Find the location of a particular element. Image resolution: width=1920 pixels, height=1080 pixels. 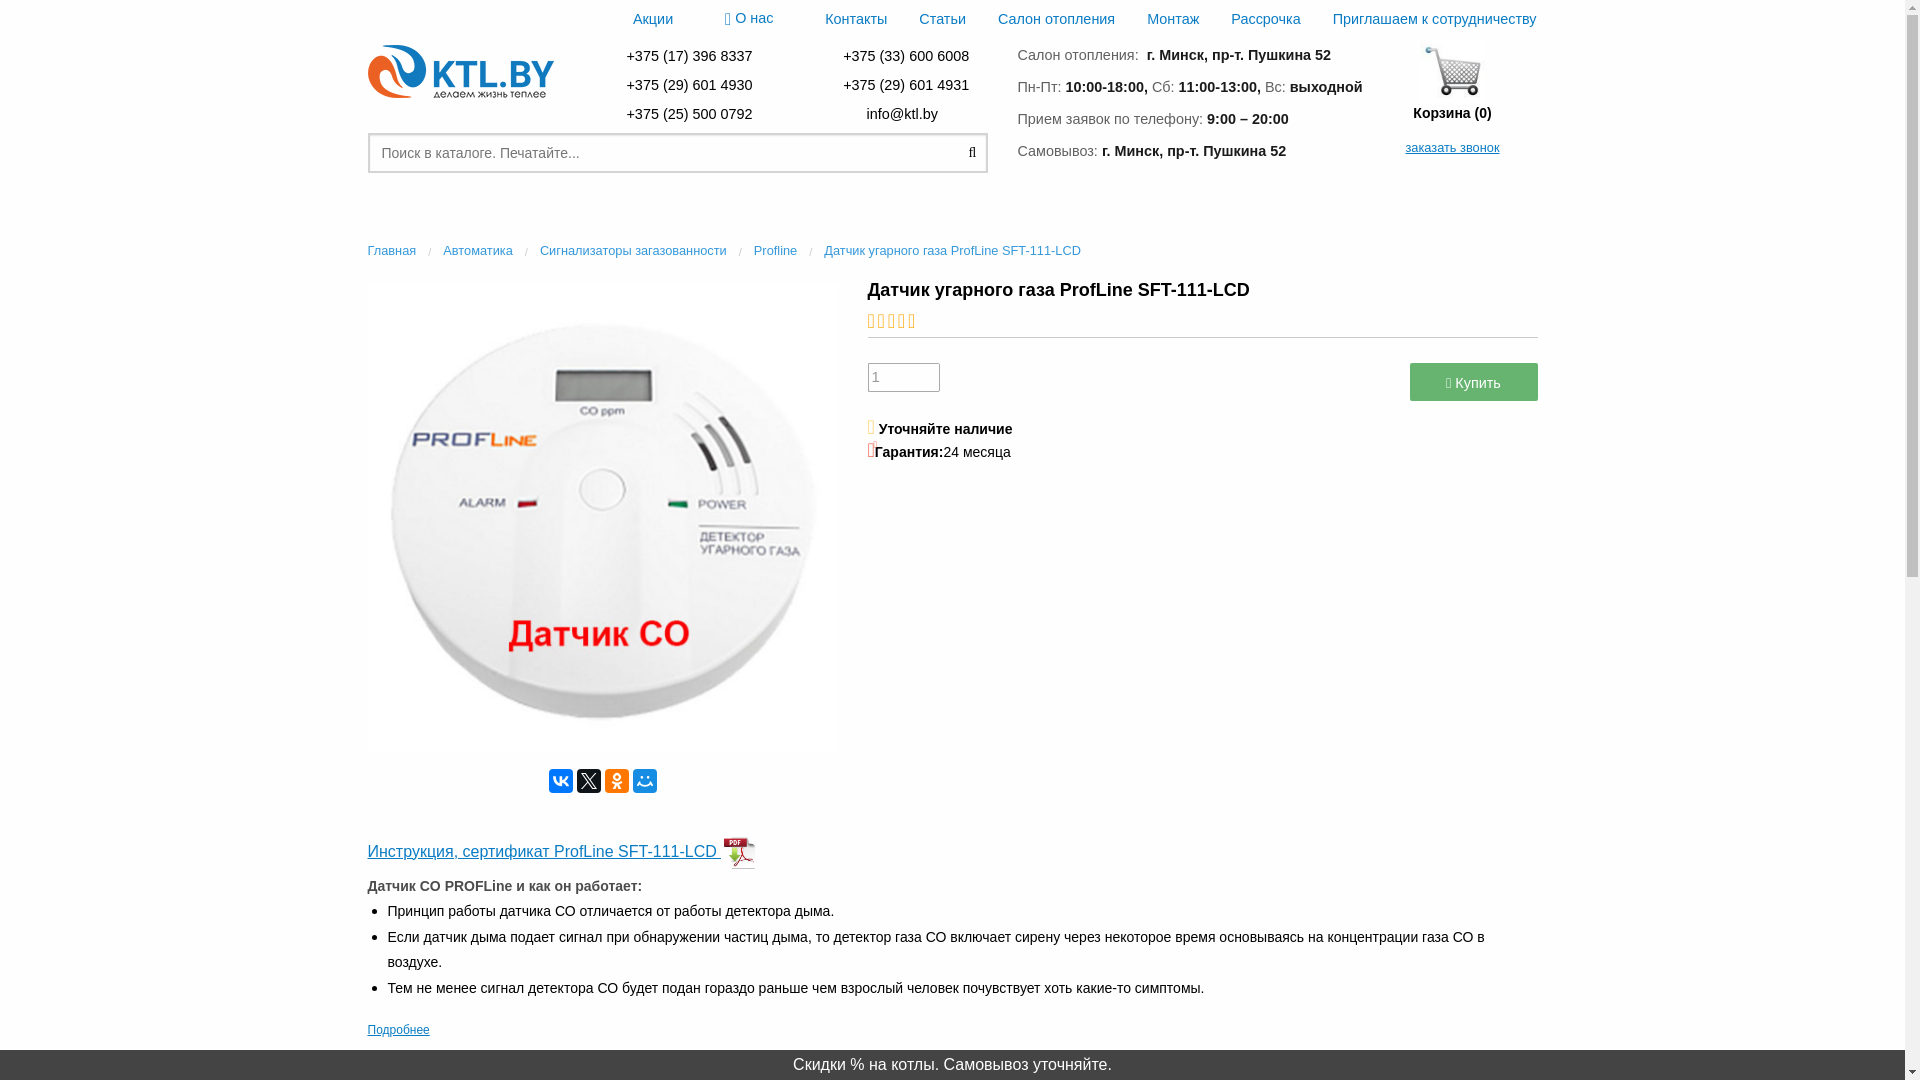

'+375 (29) 601 4930' is located at coordinates (689, 83).